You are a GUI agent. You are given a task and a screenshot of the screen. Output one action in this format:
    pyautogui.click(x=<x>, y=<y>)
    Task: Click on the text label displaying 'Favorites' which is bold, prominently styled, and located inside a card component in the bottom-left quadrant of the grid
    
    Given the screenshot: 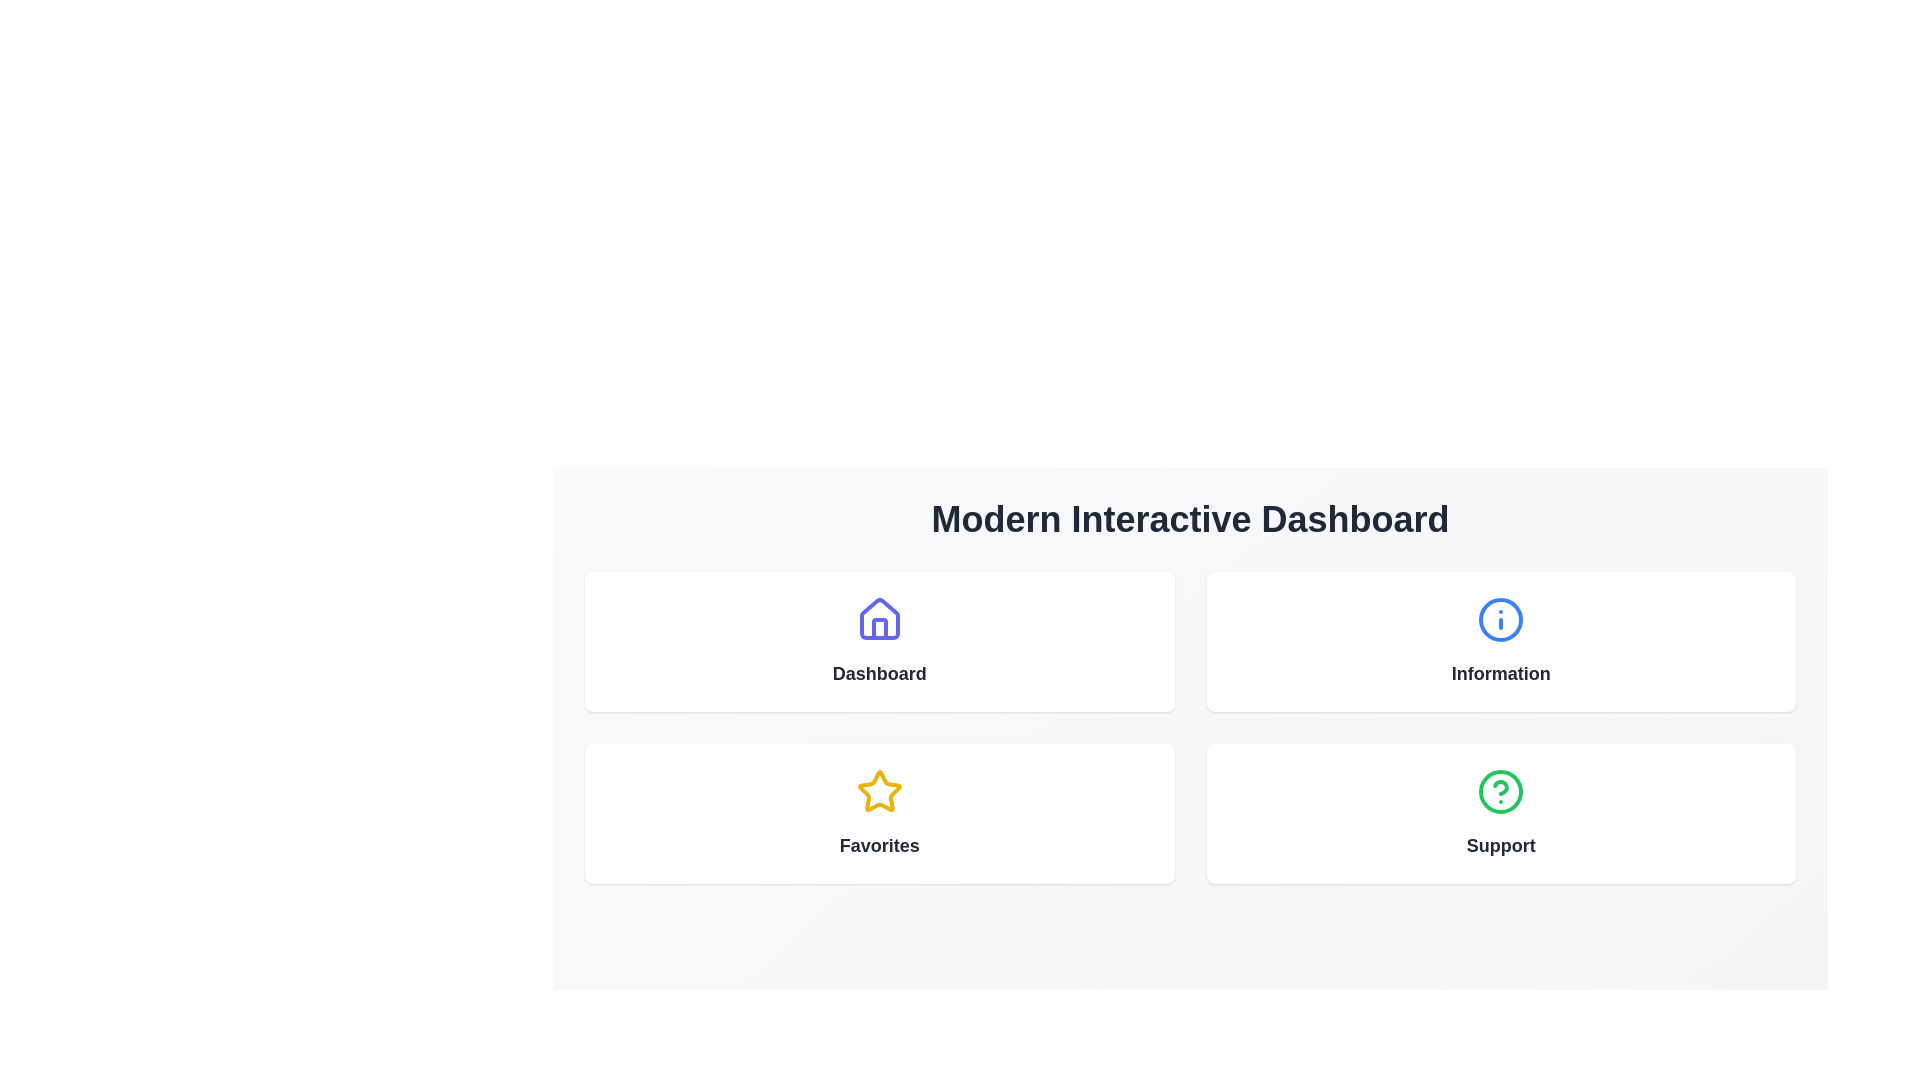 What is the action you would take?
    pyautogui.click(x=879, y=845)
    